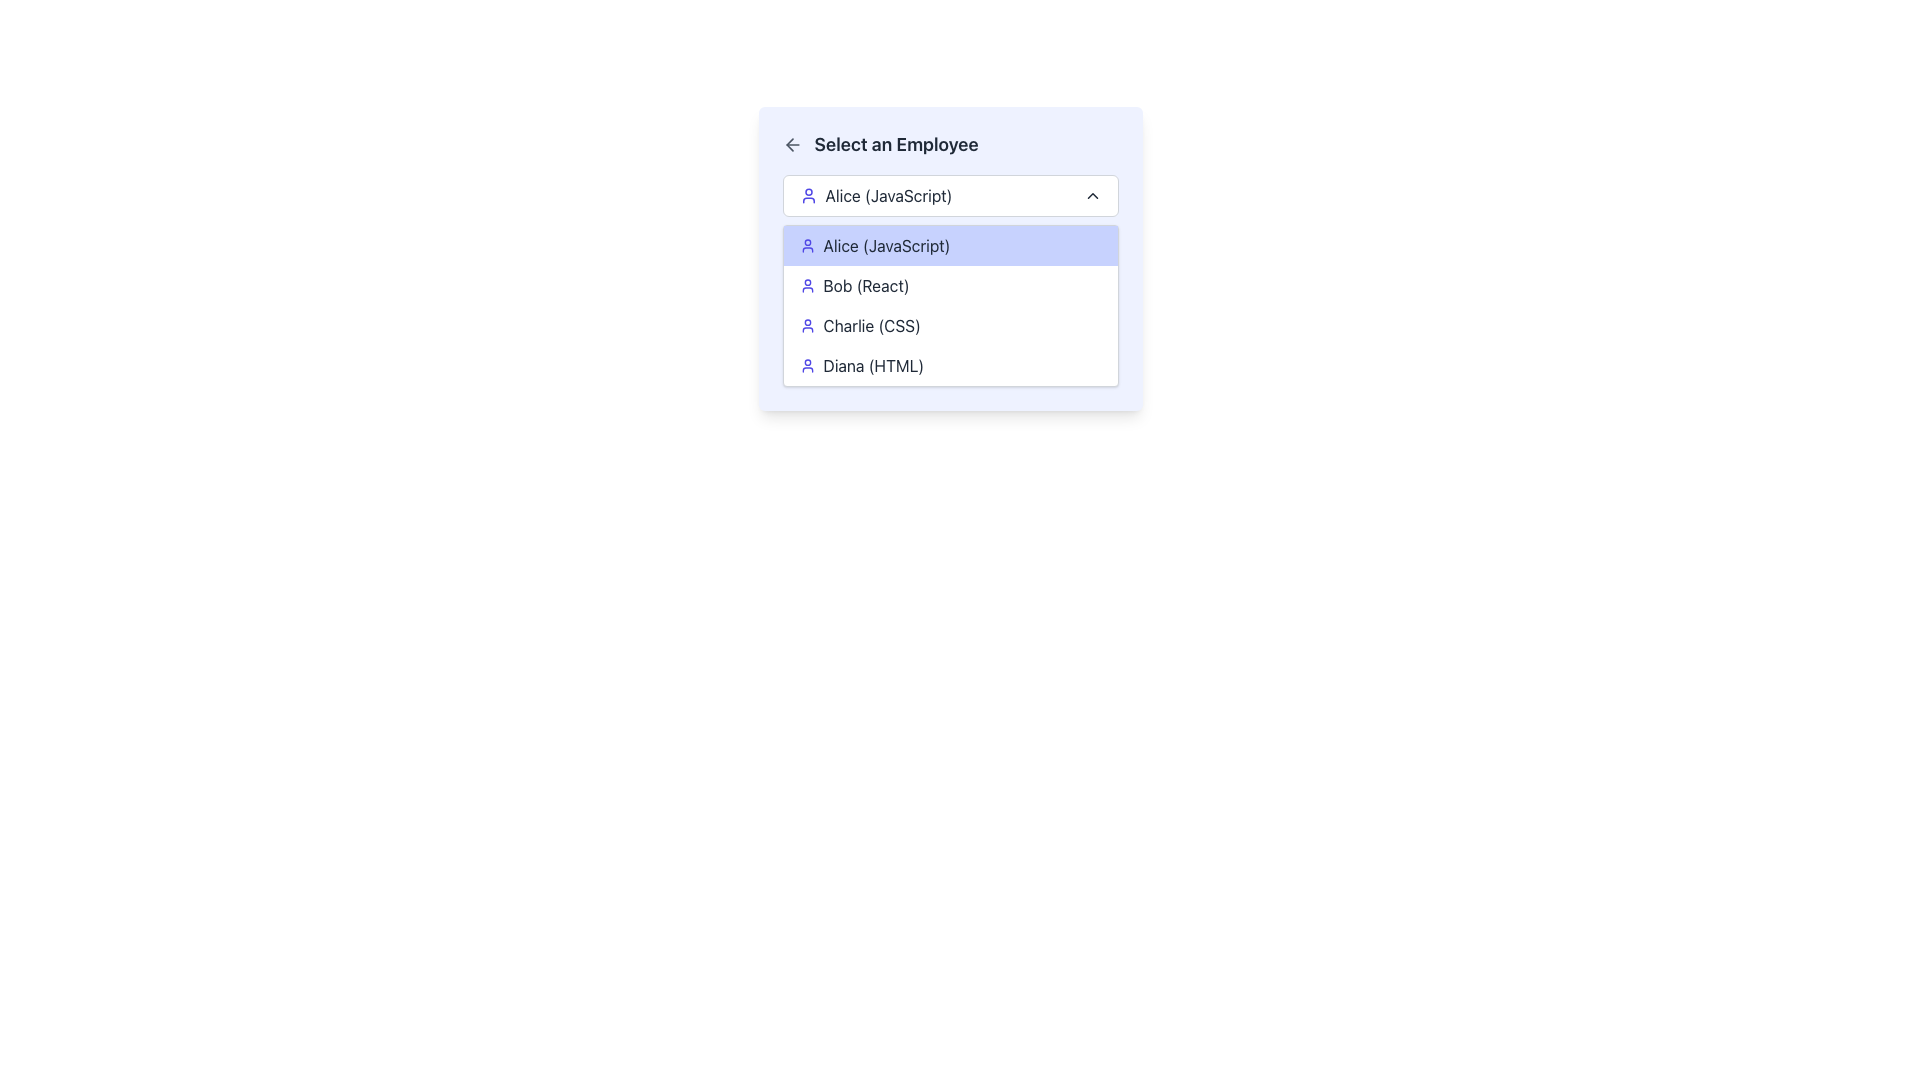  Describe the element at coordinates (808, 196) in the screenshot. I see `the user profile icon located to the left of the text 'Alice (JavaScript)' in the dropdown menu titled 'Select an Employee'` at that location.